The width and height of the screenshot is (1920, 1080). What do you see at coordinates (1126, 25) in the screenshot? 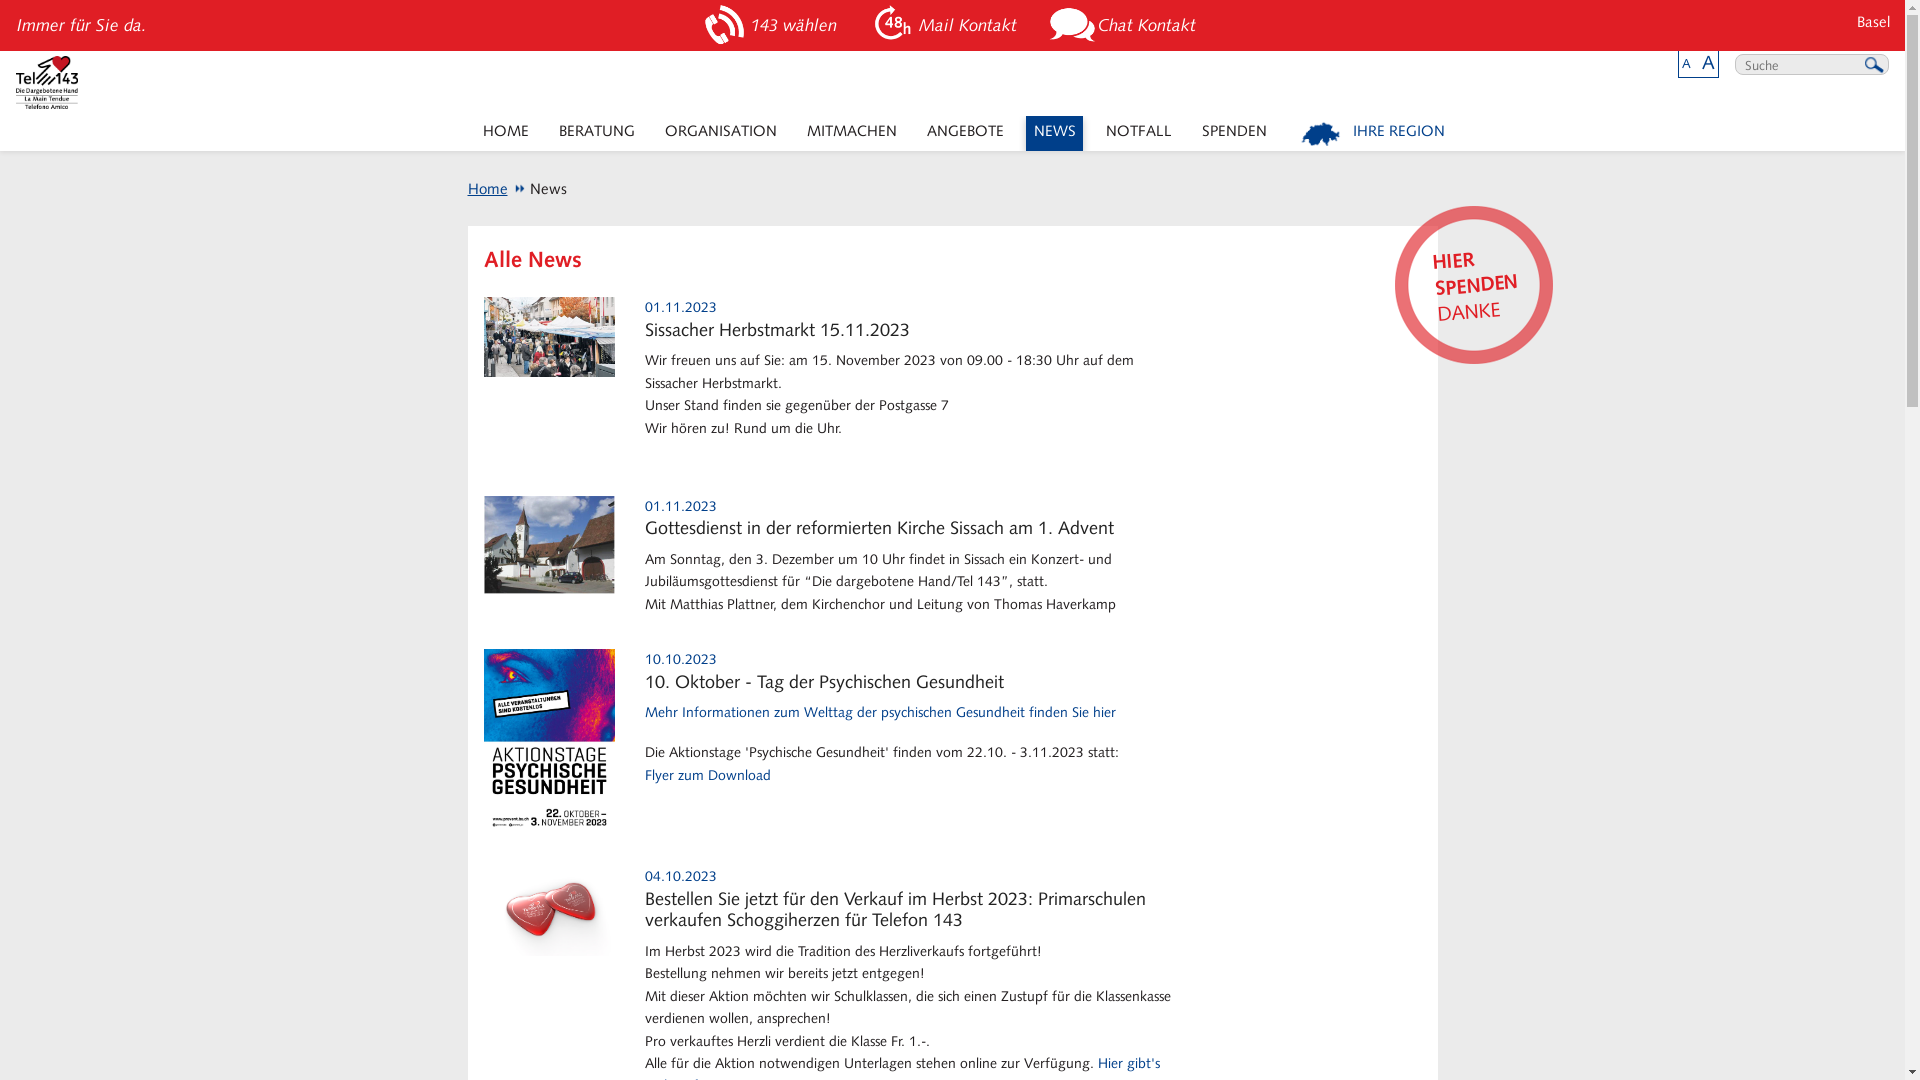
I see `'Chat Kontakt'` at bounding box center [1126, 25].